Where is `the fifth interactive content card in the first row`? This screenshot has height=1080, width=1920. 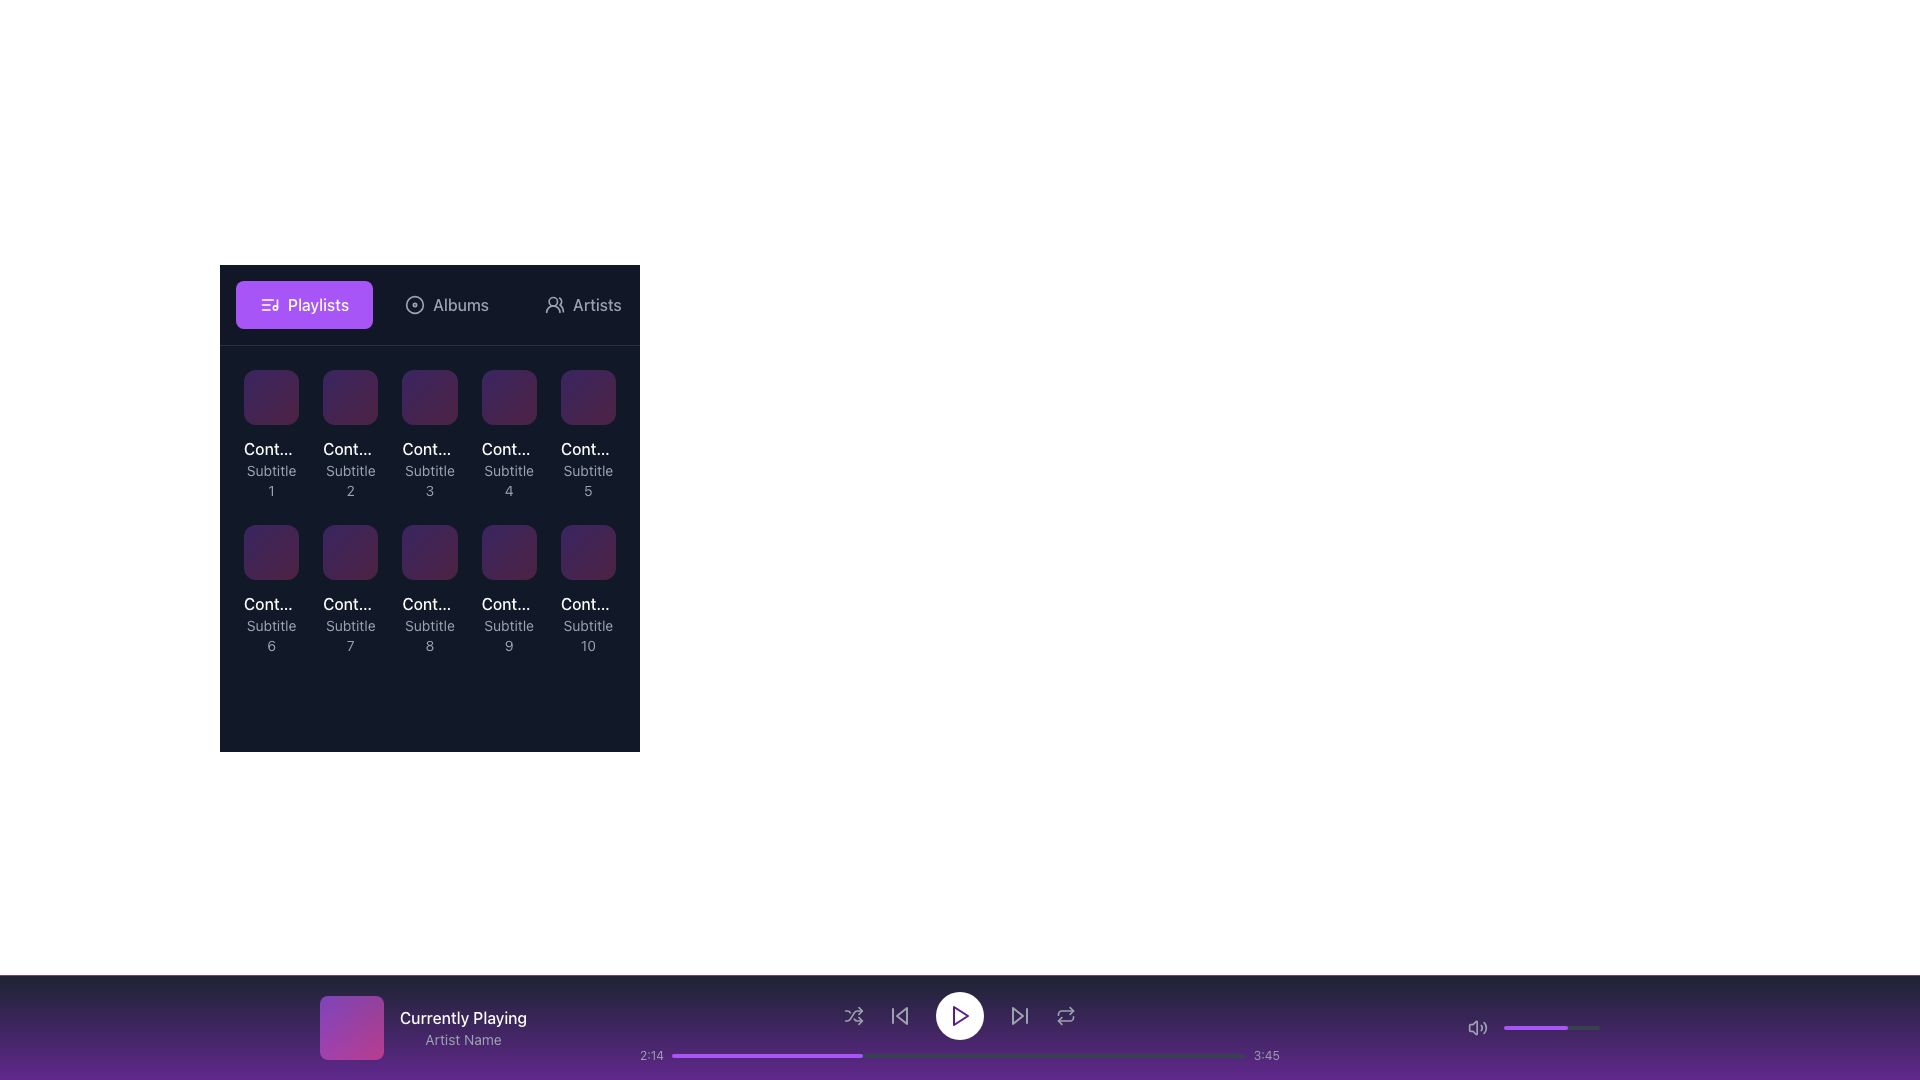 the fifth interactive content card in the first row is located at coordinates (587, 434).